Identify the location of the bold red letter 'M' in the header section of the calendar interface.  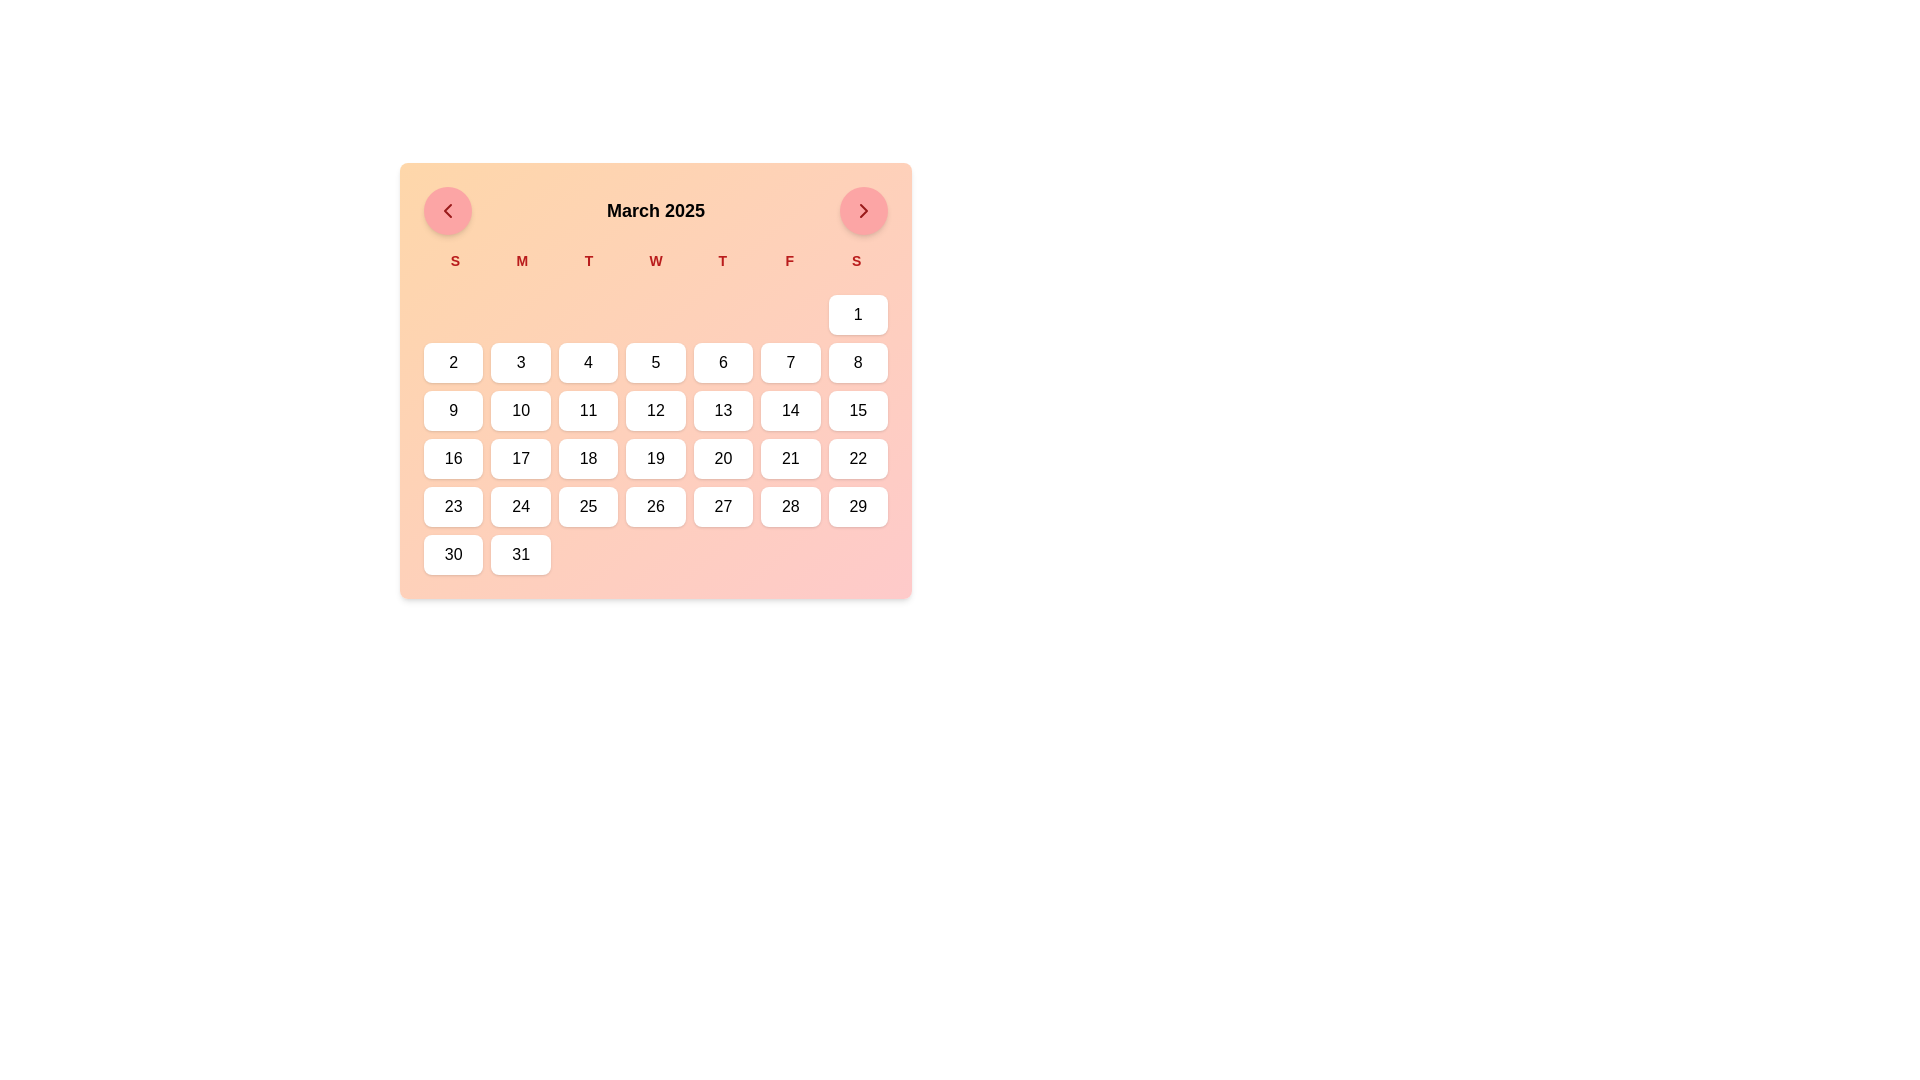
(522, 260).